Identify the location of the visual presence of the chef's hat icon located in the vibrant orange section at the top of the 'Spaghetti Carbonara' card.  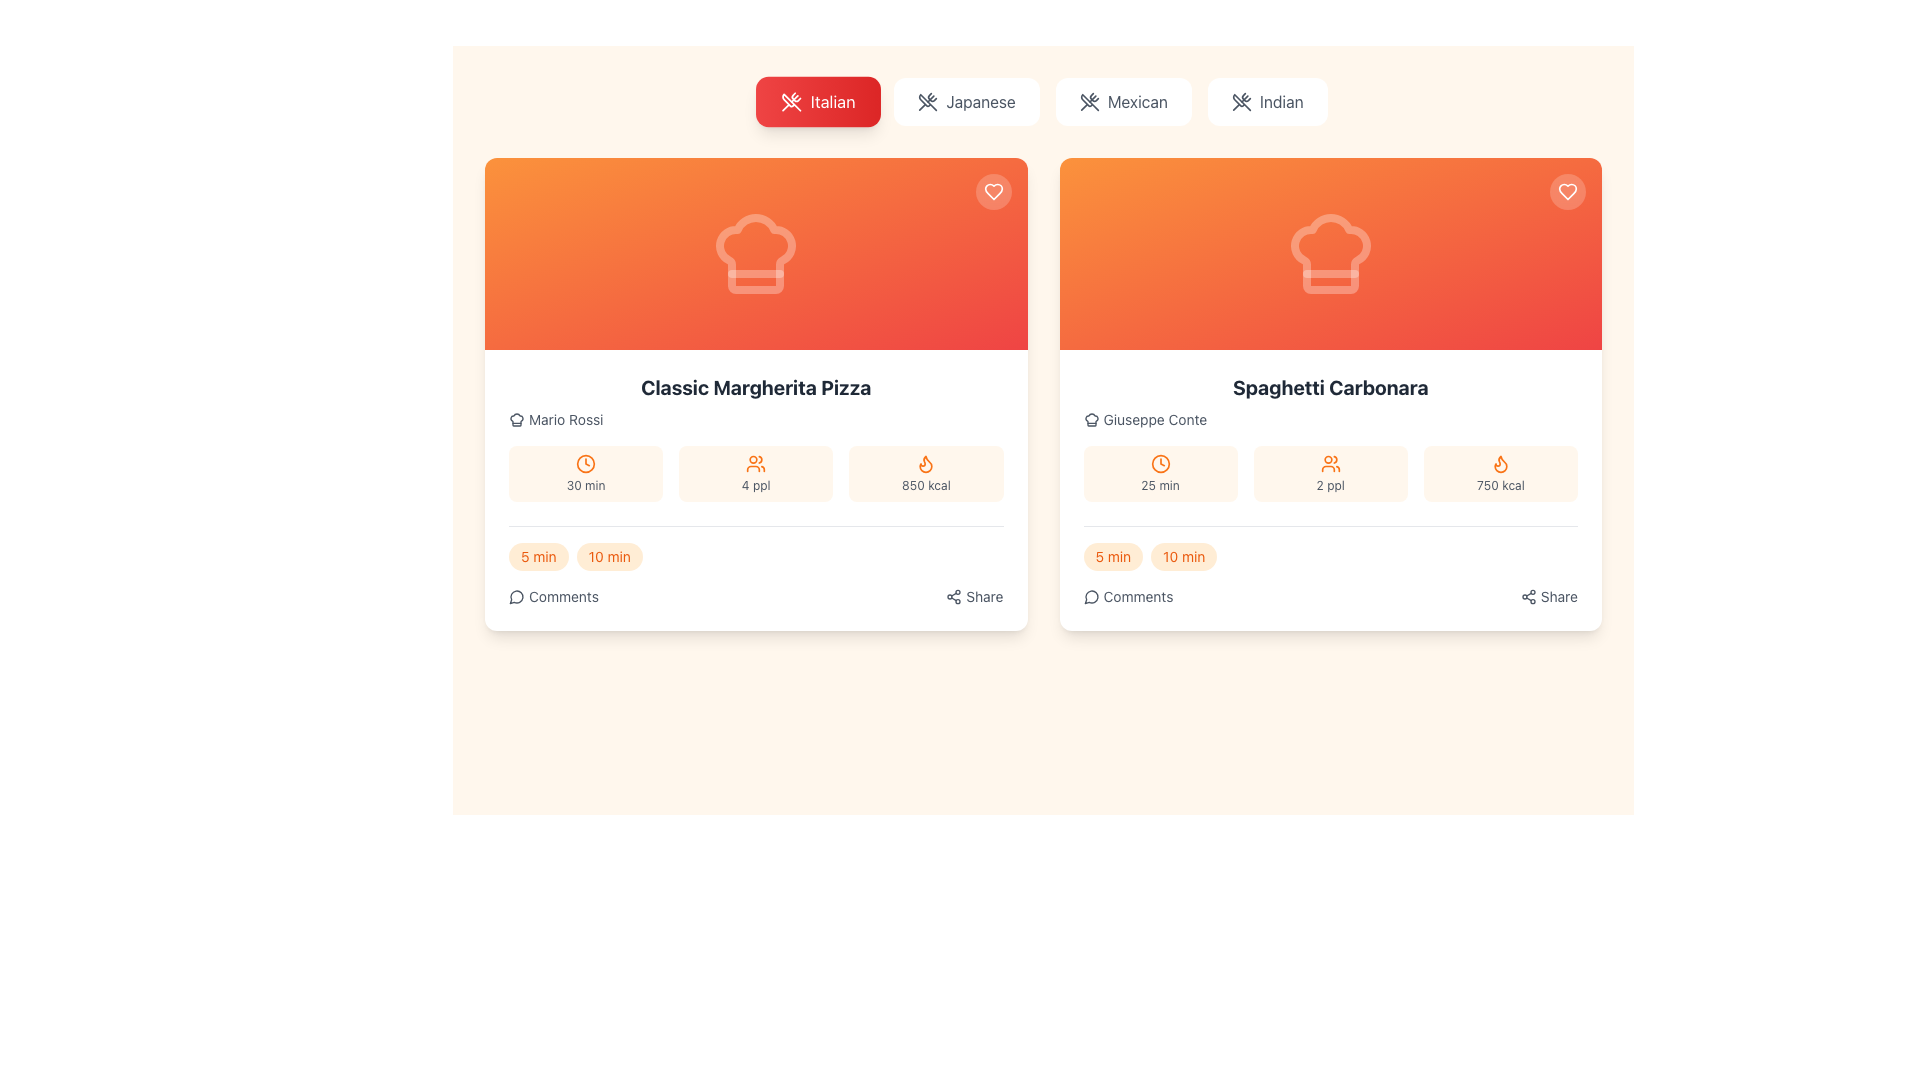
(1330, 253).